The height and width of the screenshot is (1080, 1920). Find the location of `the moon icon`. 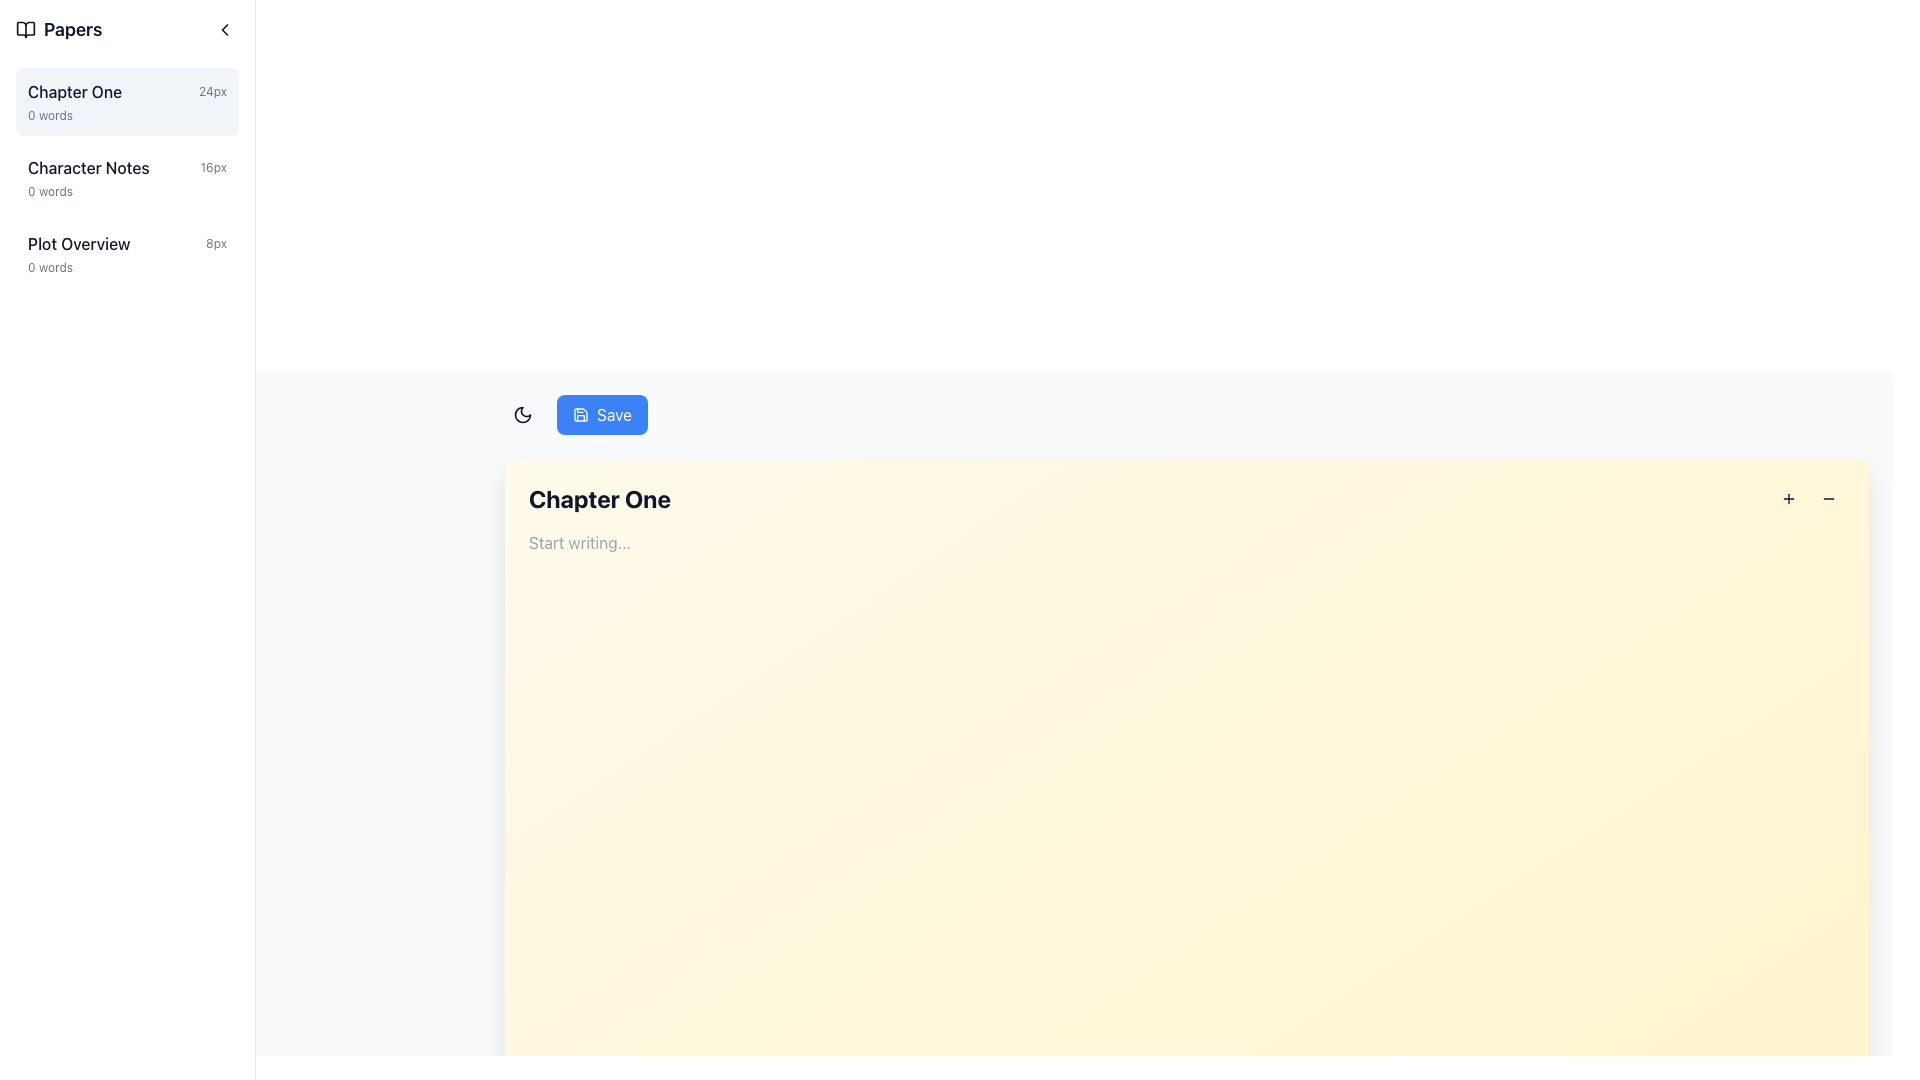

the moon icon is located at coordinates (523, 414).